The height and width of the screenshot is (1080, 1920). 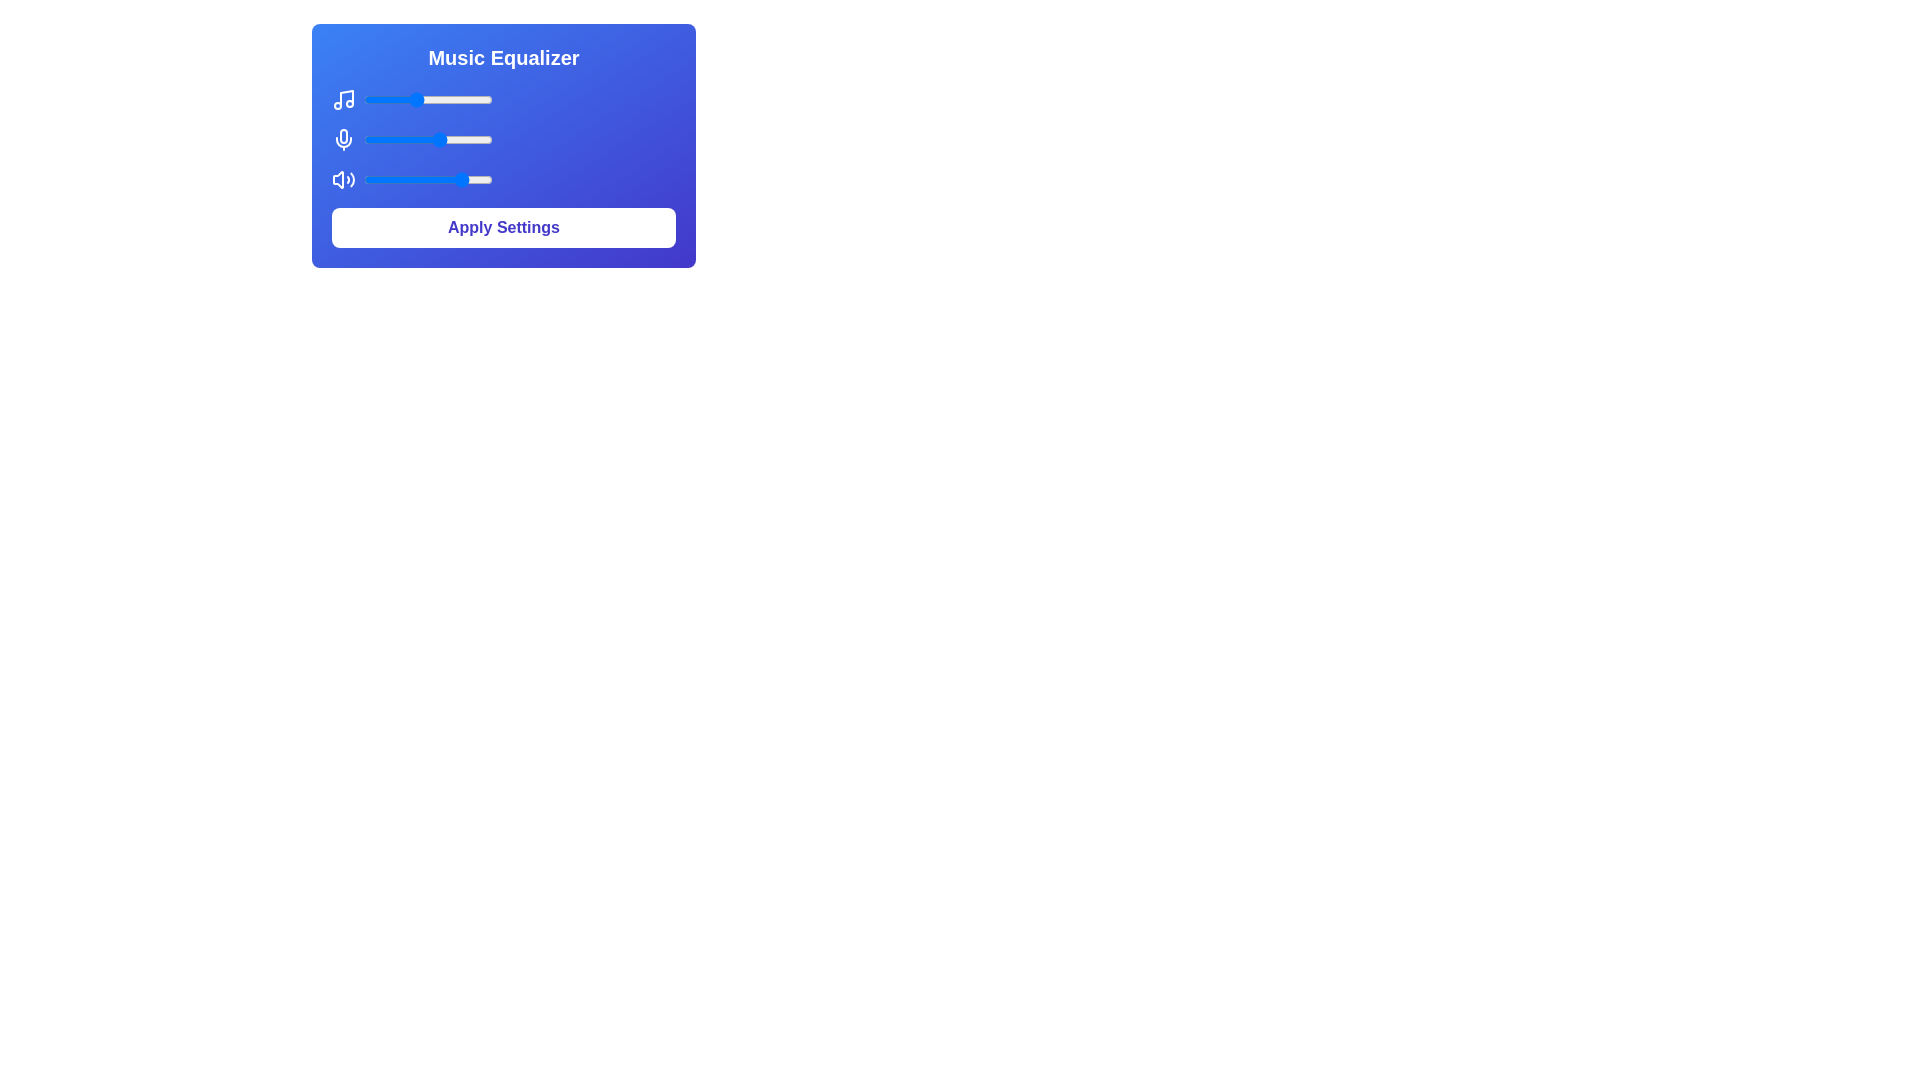 What do you see at coordinates (397, 138) in the screenshot?
I see `the slider value` at bounding box center [397, 138].